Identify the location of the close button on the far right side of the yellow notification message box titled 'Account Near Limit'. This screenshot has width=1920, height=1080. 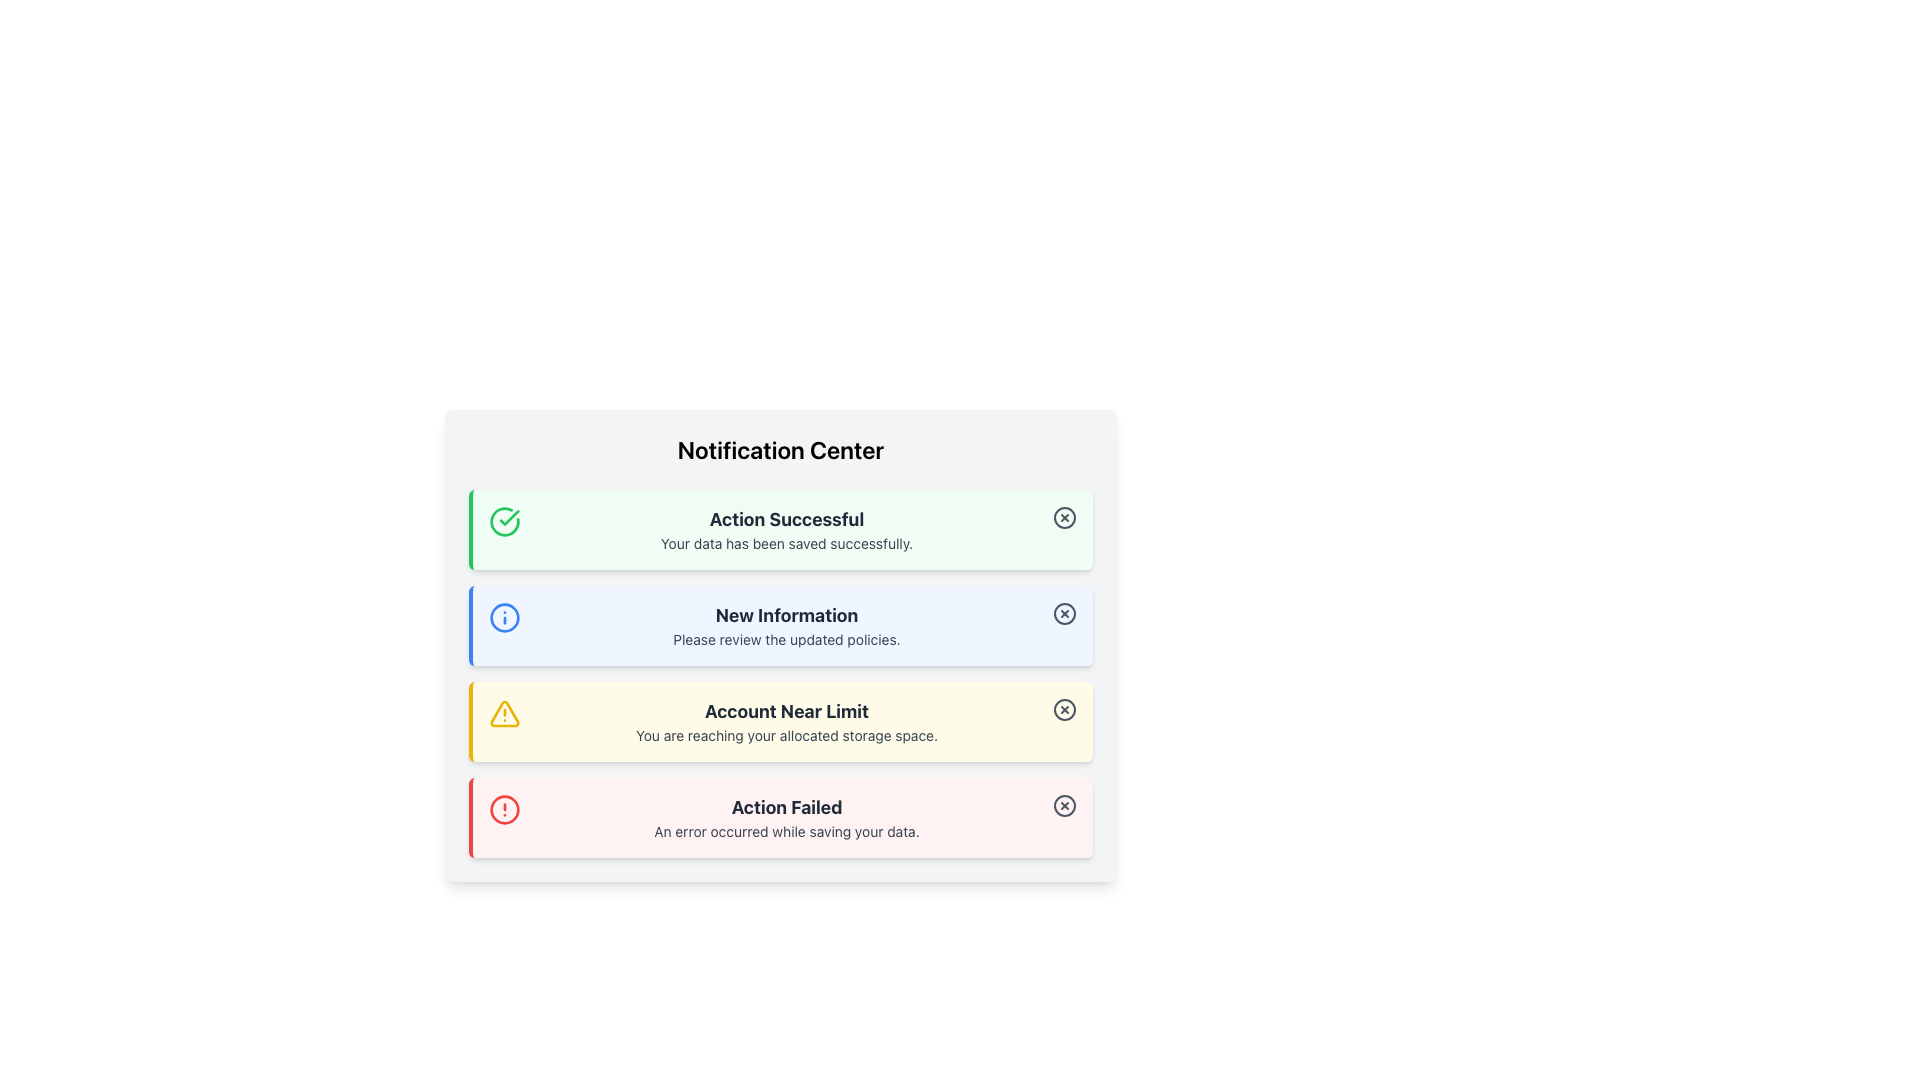
(1064, 708).